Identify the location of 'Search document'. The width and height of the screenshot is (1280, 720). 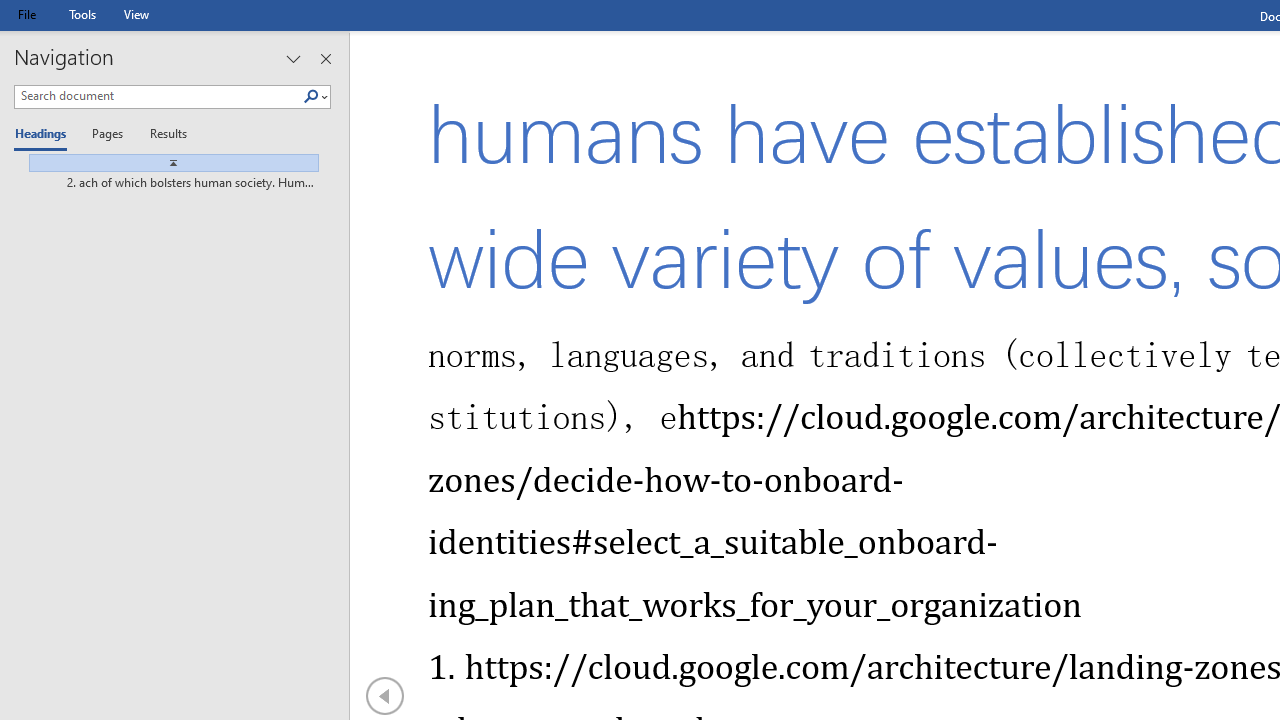
(157, 96).